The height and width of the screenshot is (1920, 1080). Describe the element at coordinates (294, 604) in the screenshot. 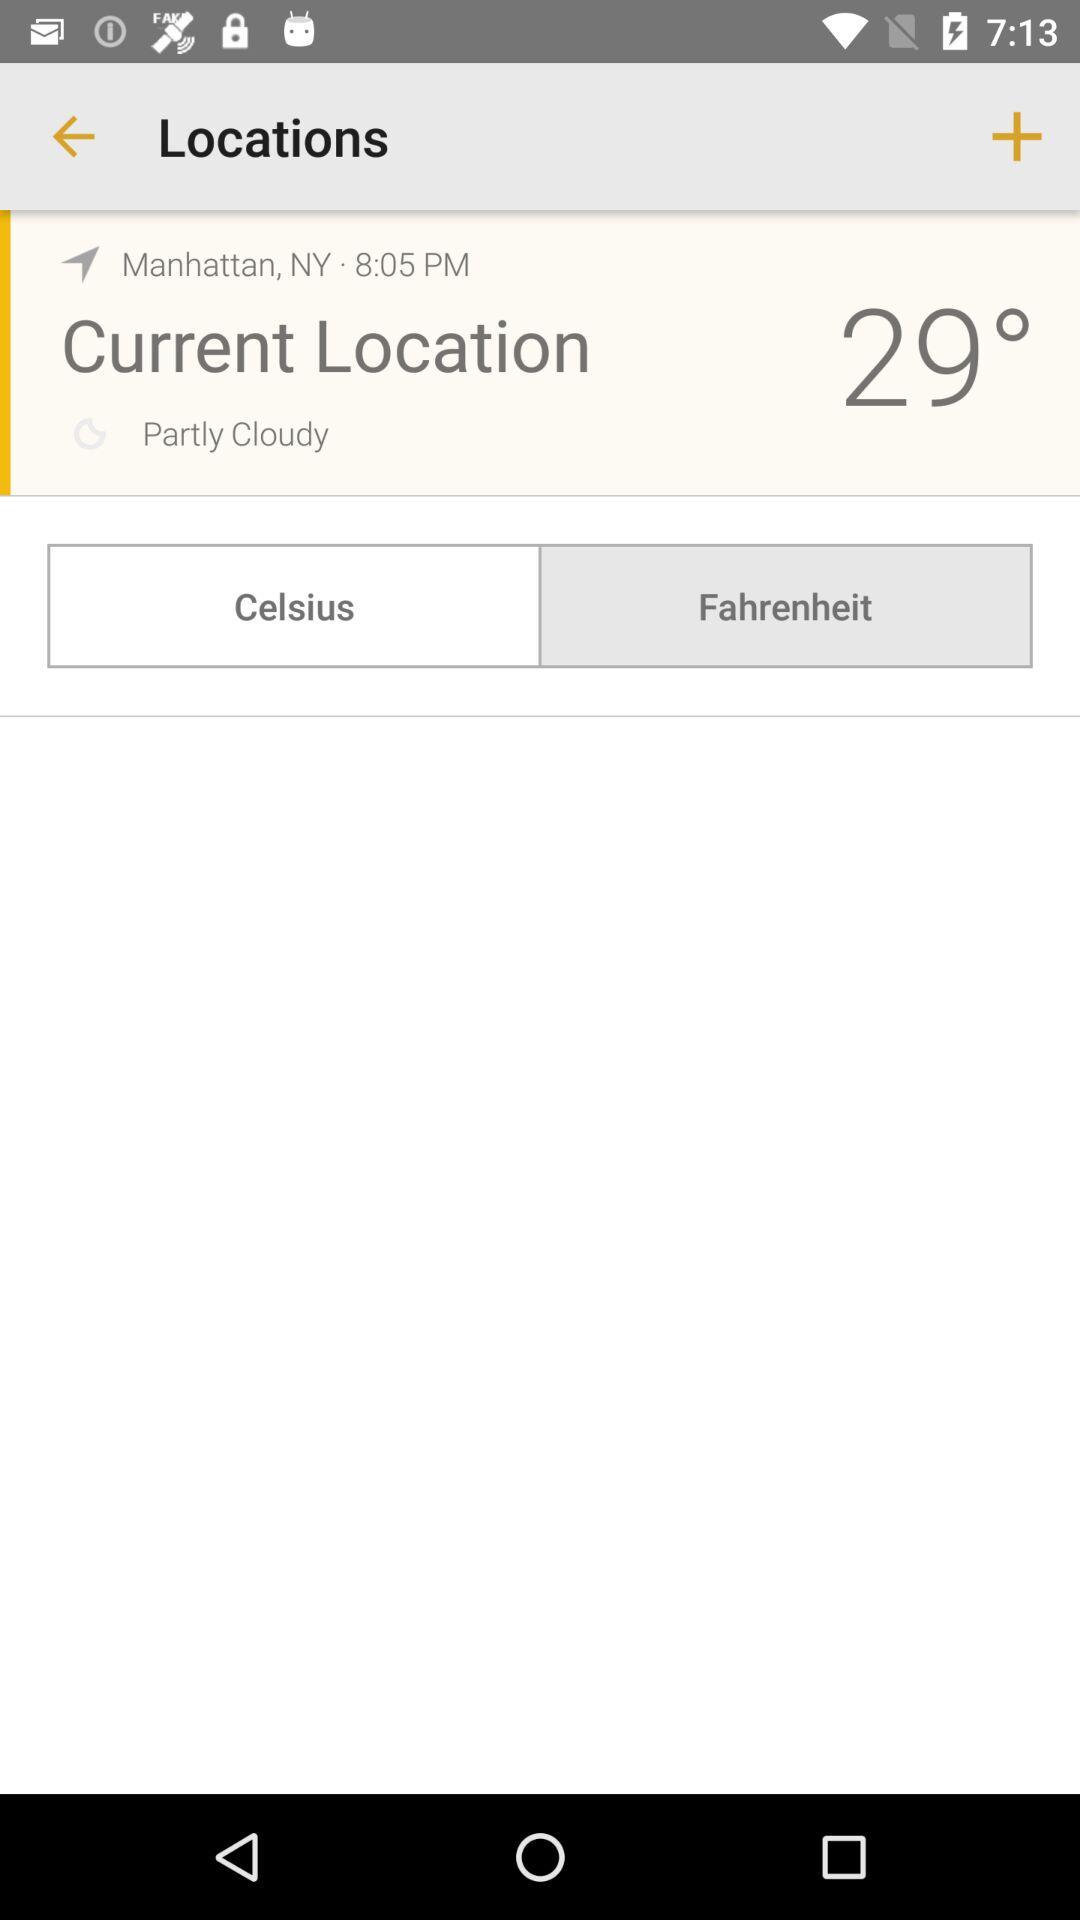

I see `celsius icon` at that location.